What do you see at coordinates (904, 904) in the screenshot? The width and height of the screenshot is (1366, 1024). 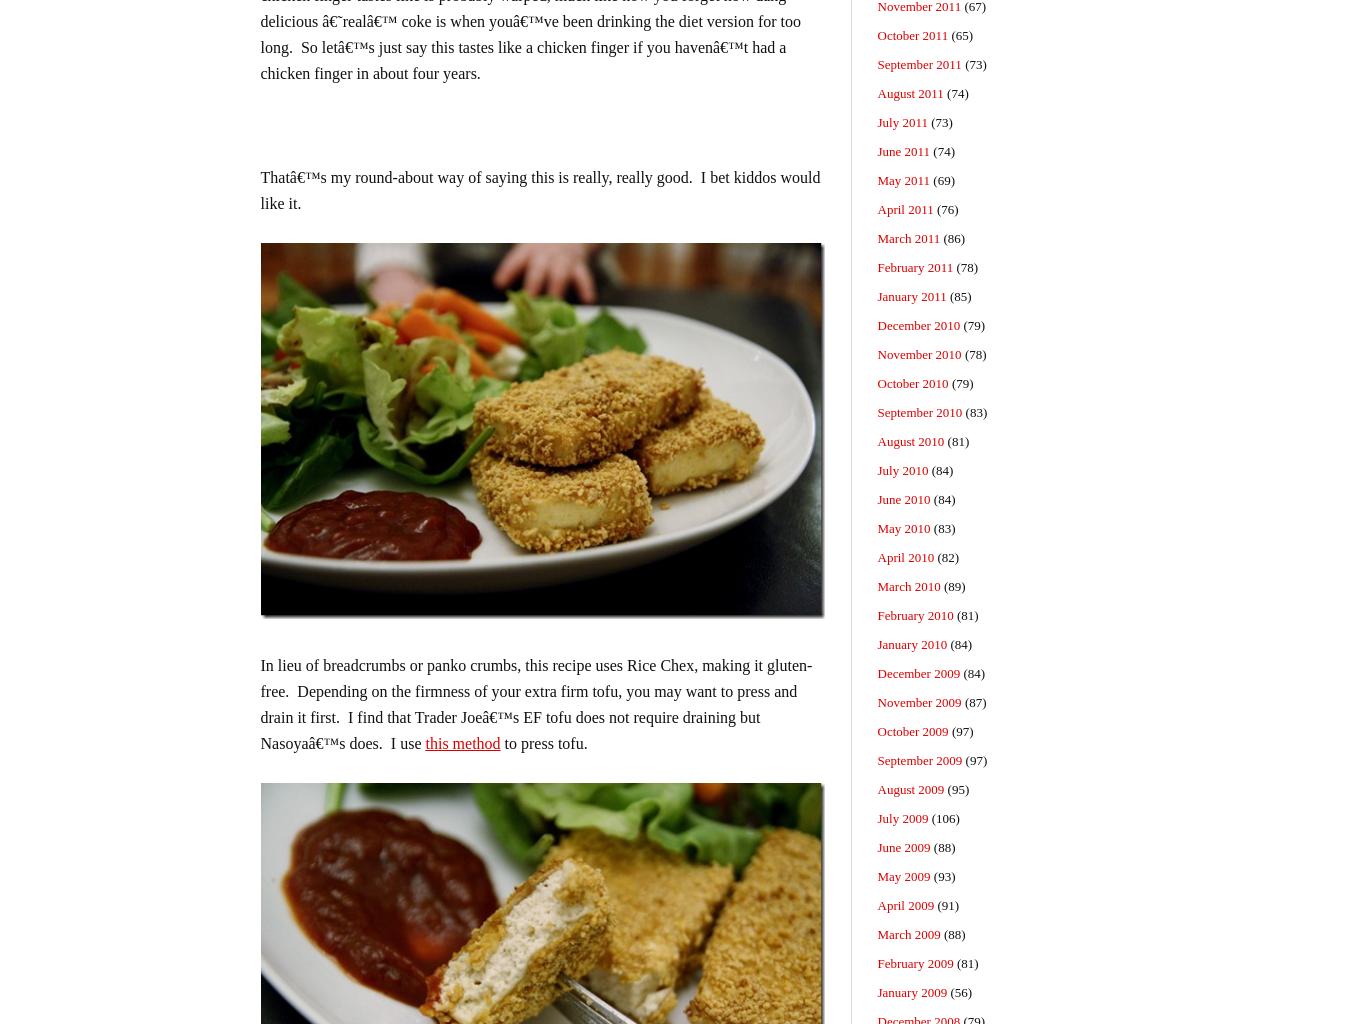 I see `'April 2009'` at bounding box center [904, 904].